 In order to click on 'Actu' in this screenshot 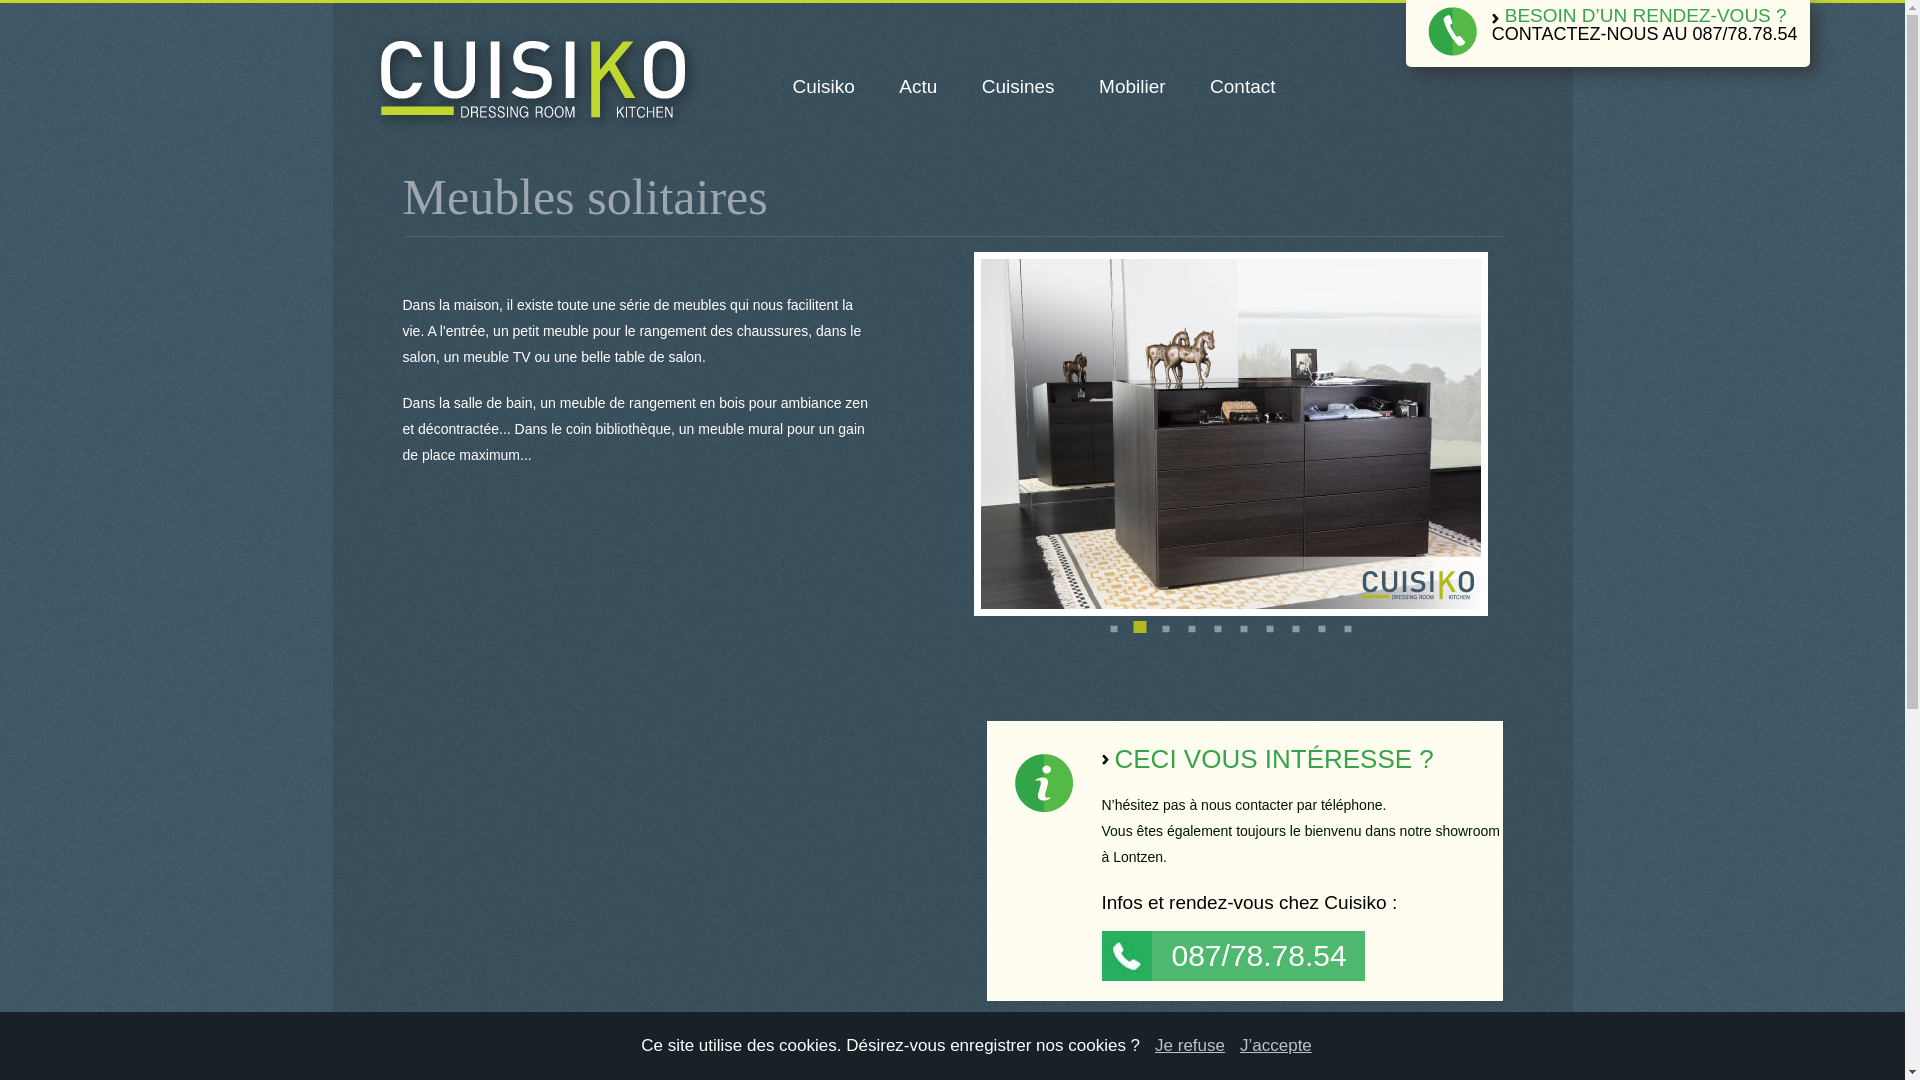, I will do `click(878, 86)`.